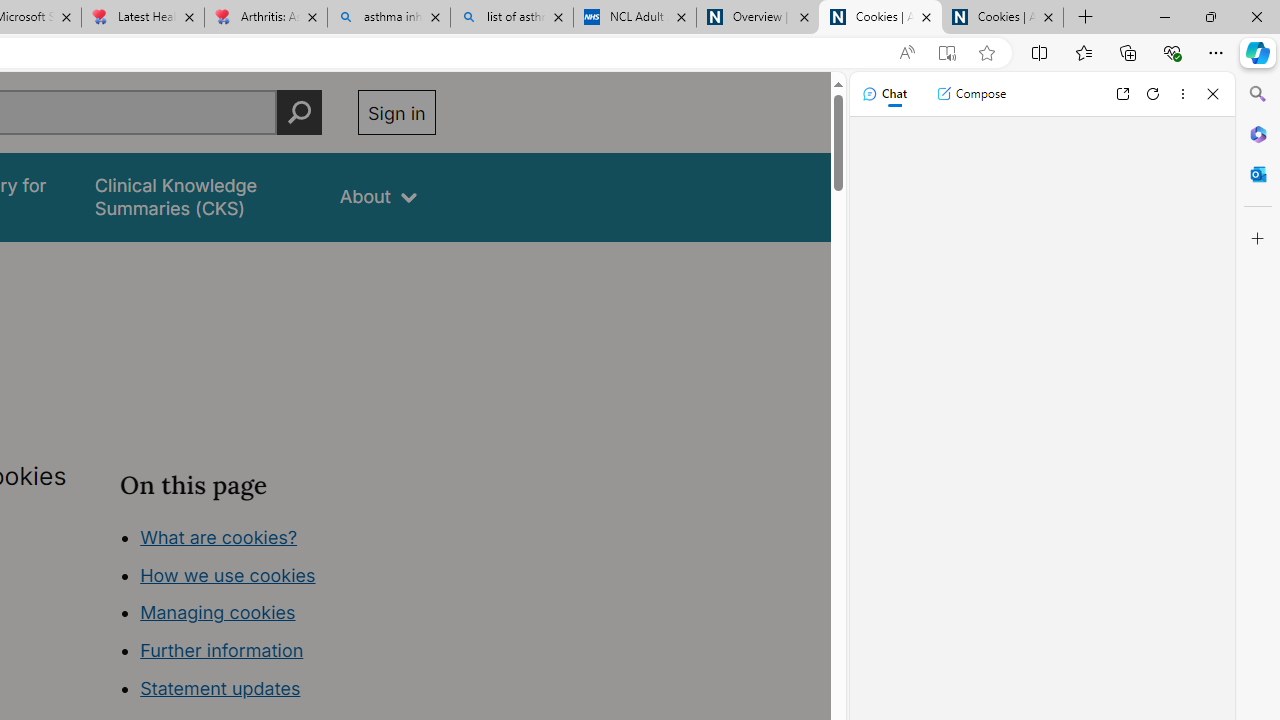  I want to click on 'Chat', so click(883, 93).